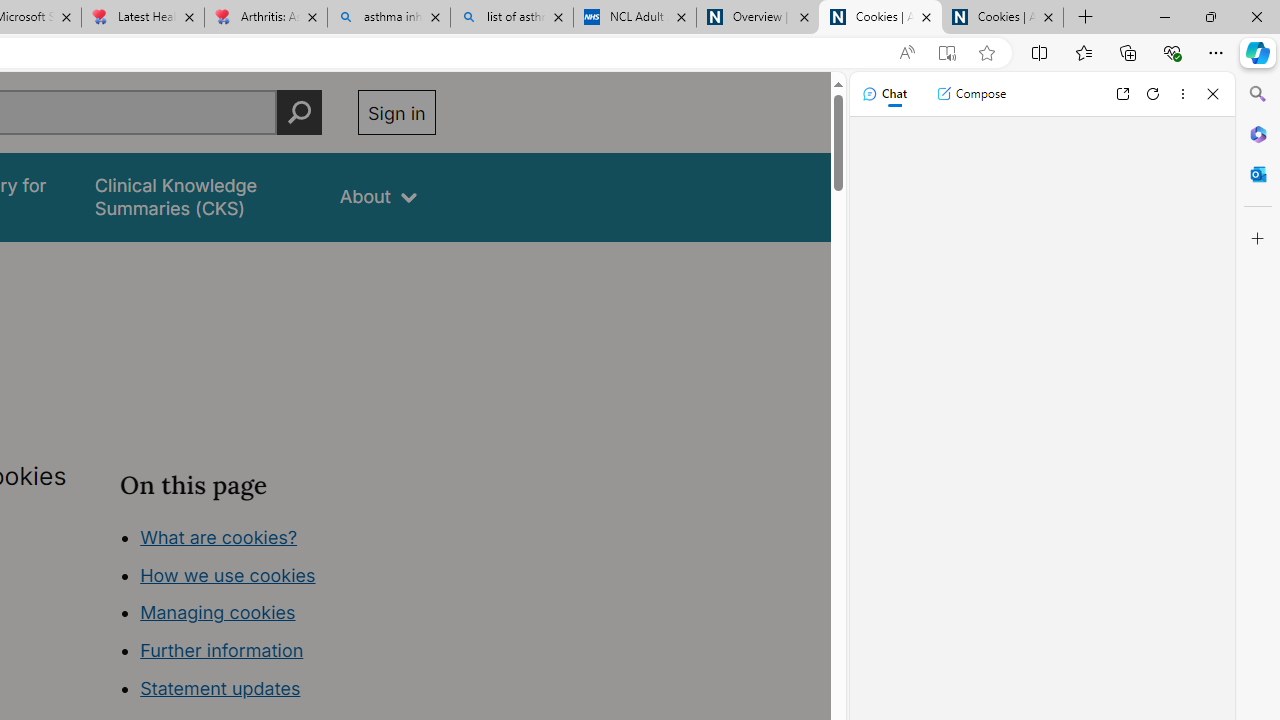  I want to click on 'Chat', so click(883, 93).